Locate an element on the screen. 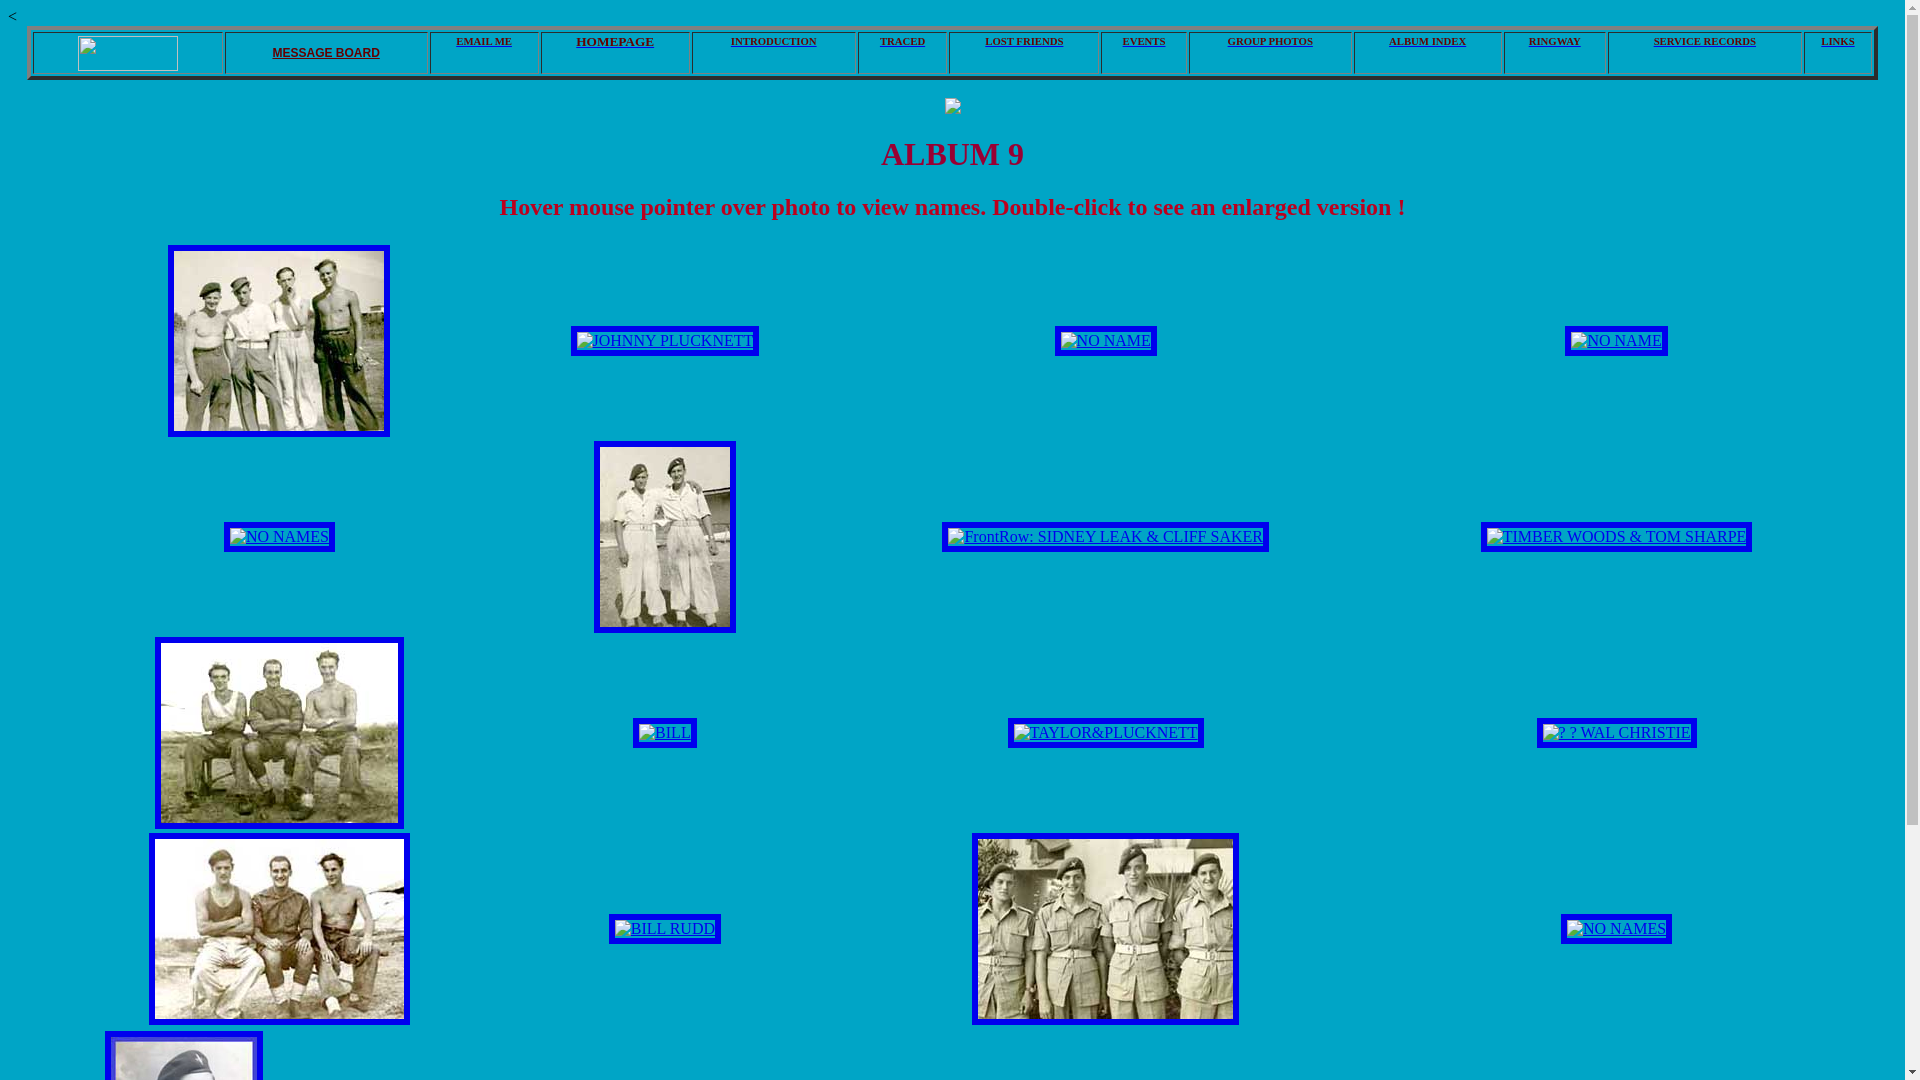  'MESSAGE BOARD' is located at coordinates (325, 52).